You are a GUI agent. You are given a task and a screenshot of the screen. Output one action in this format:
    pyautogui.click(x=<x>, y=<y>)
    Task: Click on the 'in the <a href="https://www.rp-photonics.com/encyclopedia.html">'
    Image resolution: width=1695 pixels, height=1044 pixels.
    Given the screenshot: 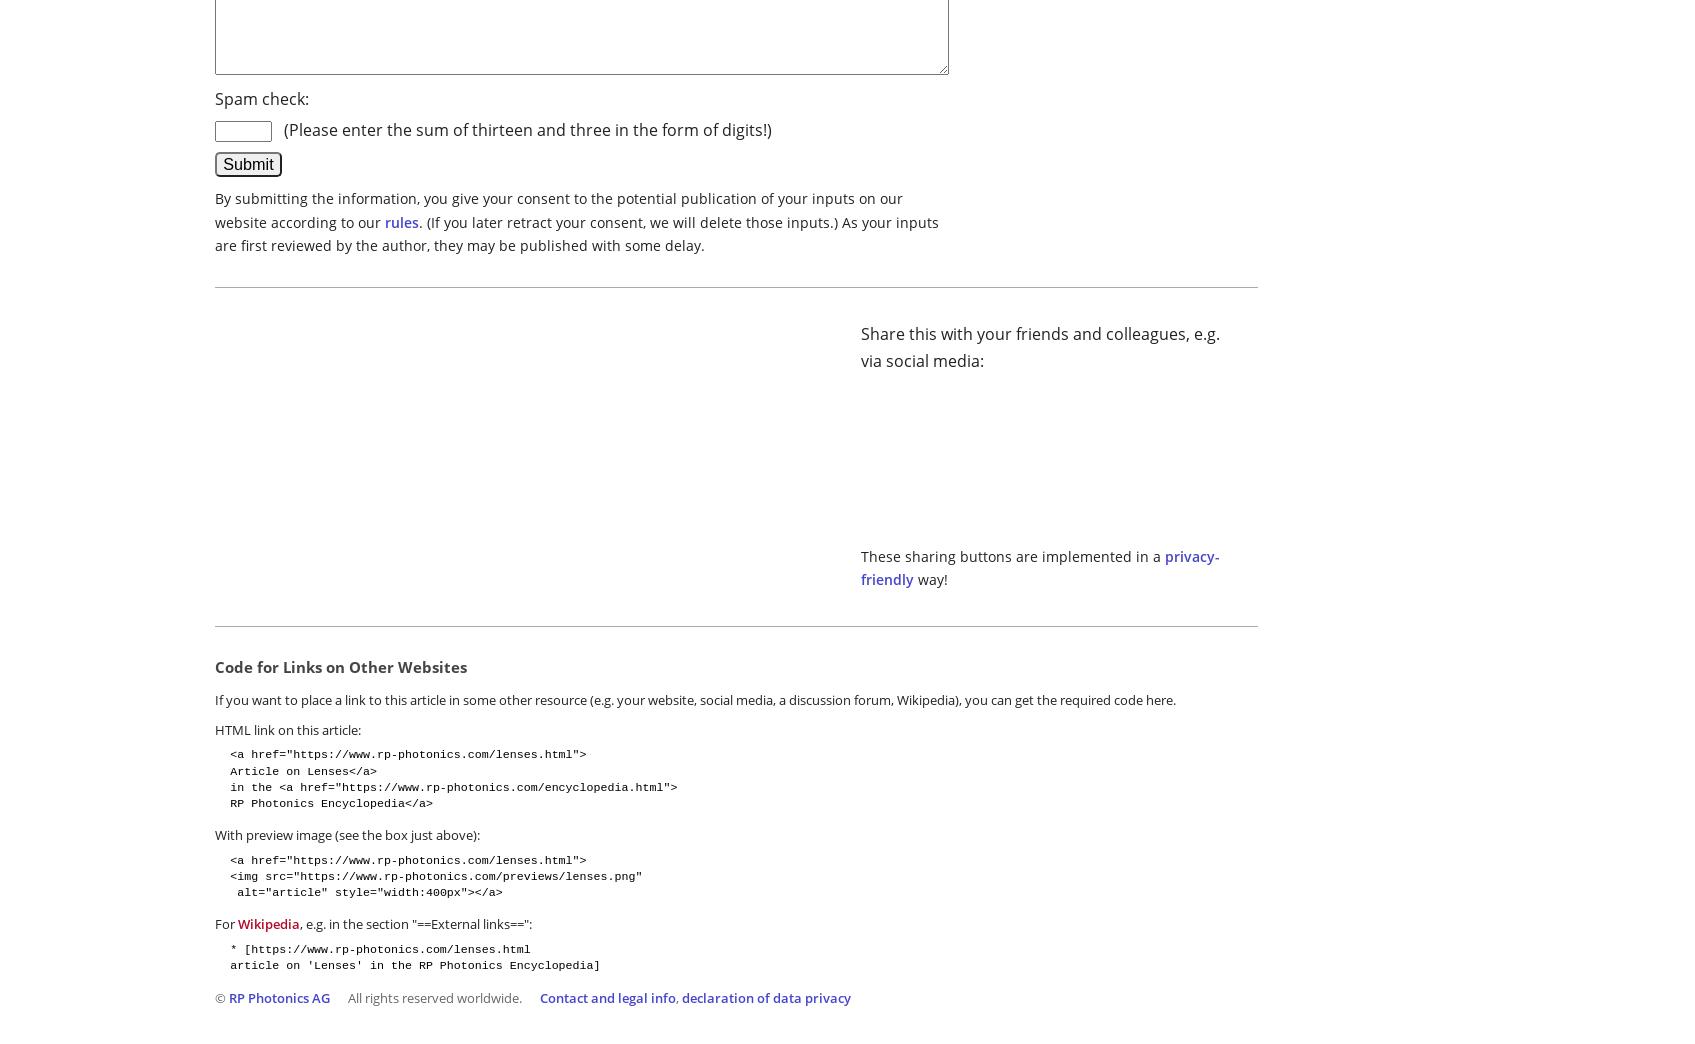 What is the action you would take?
    pyautogui.click(x=453, y=785)
    